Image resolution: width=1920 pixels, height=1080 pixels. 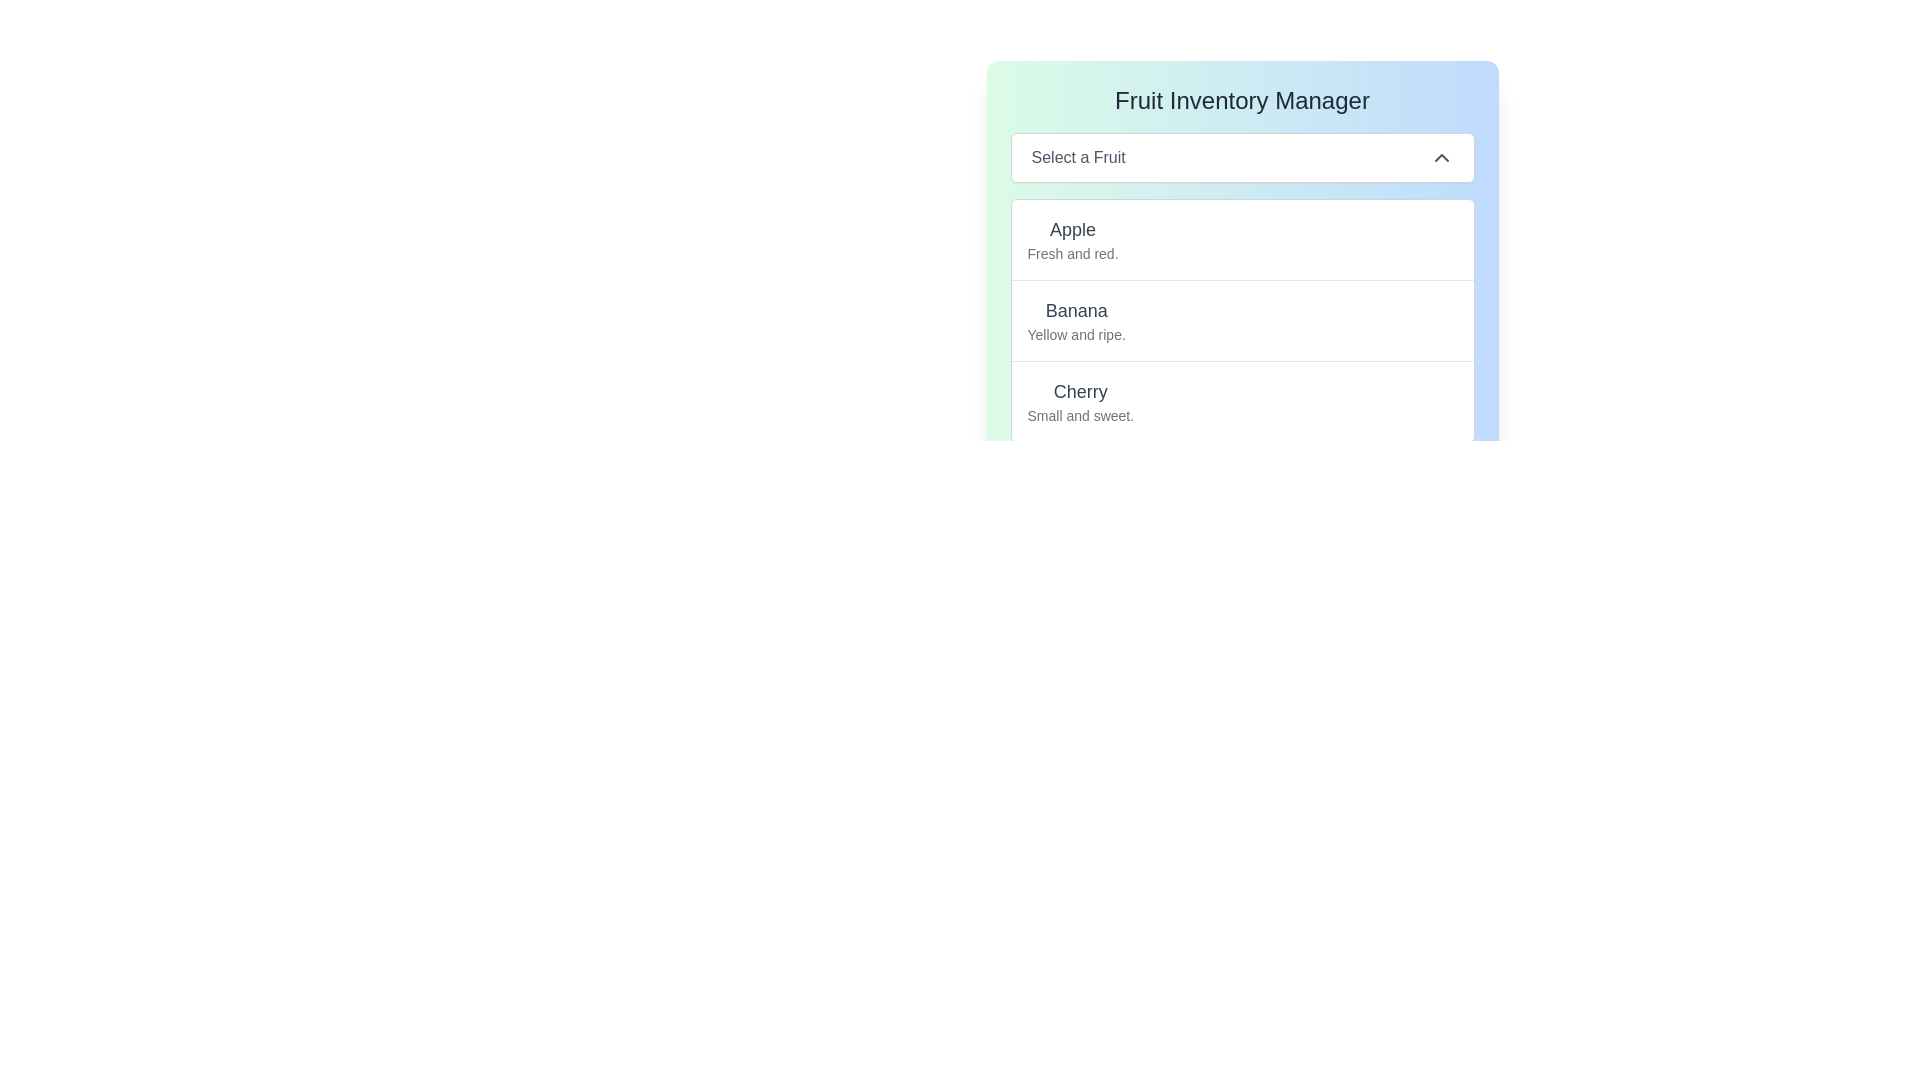 I want to click on the 'Cherry' text label, which serves as the title for the fruit item in the inventory, to associate it with its related description, so click(x=1079, y=392).